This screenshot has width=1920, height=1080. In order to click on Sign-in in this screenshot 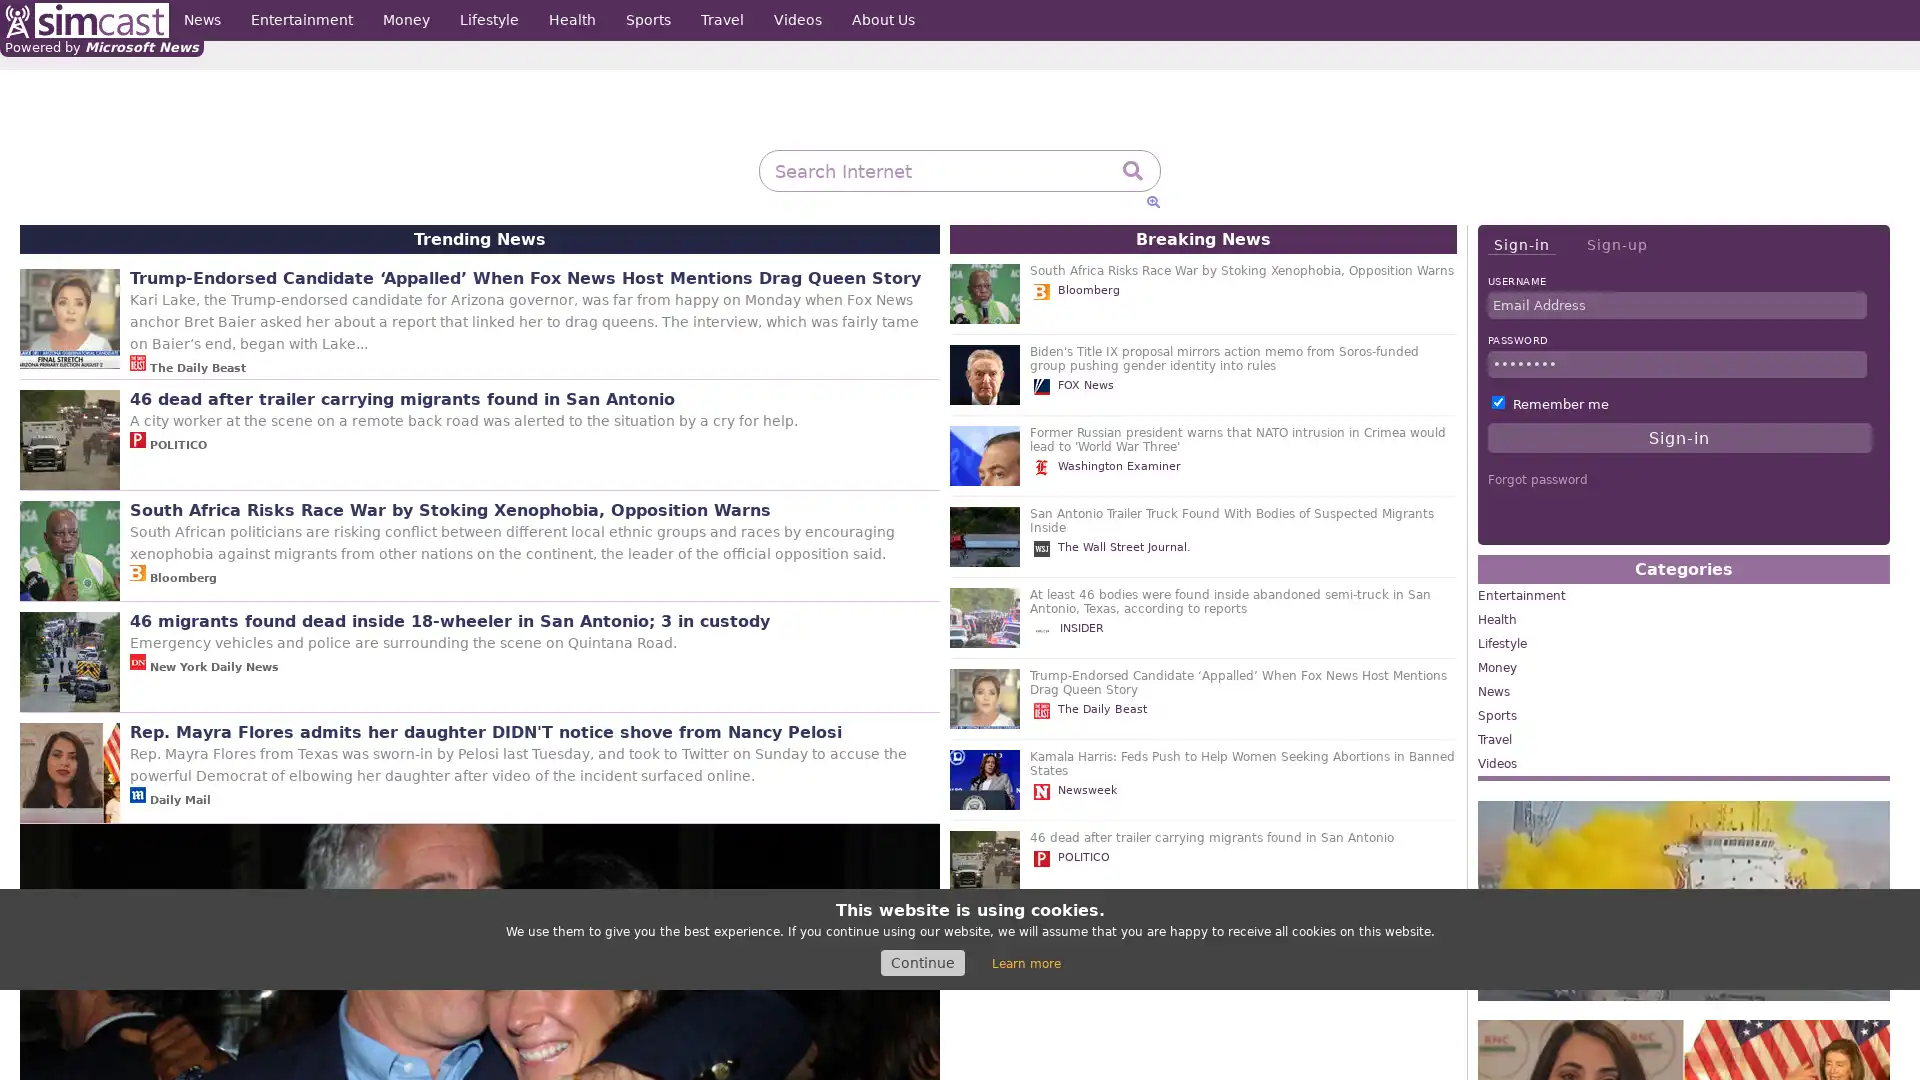, I will do `click(1679, 437)`.